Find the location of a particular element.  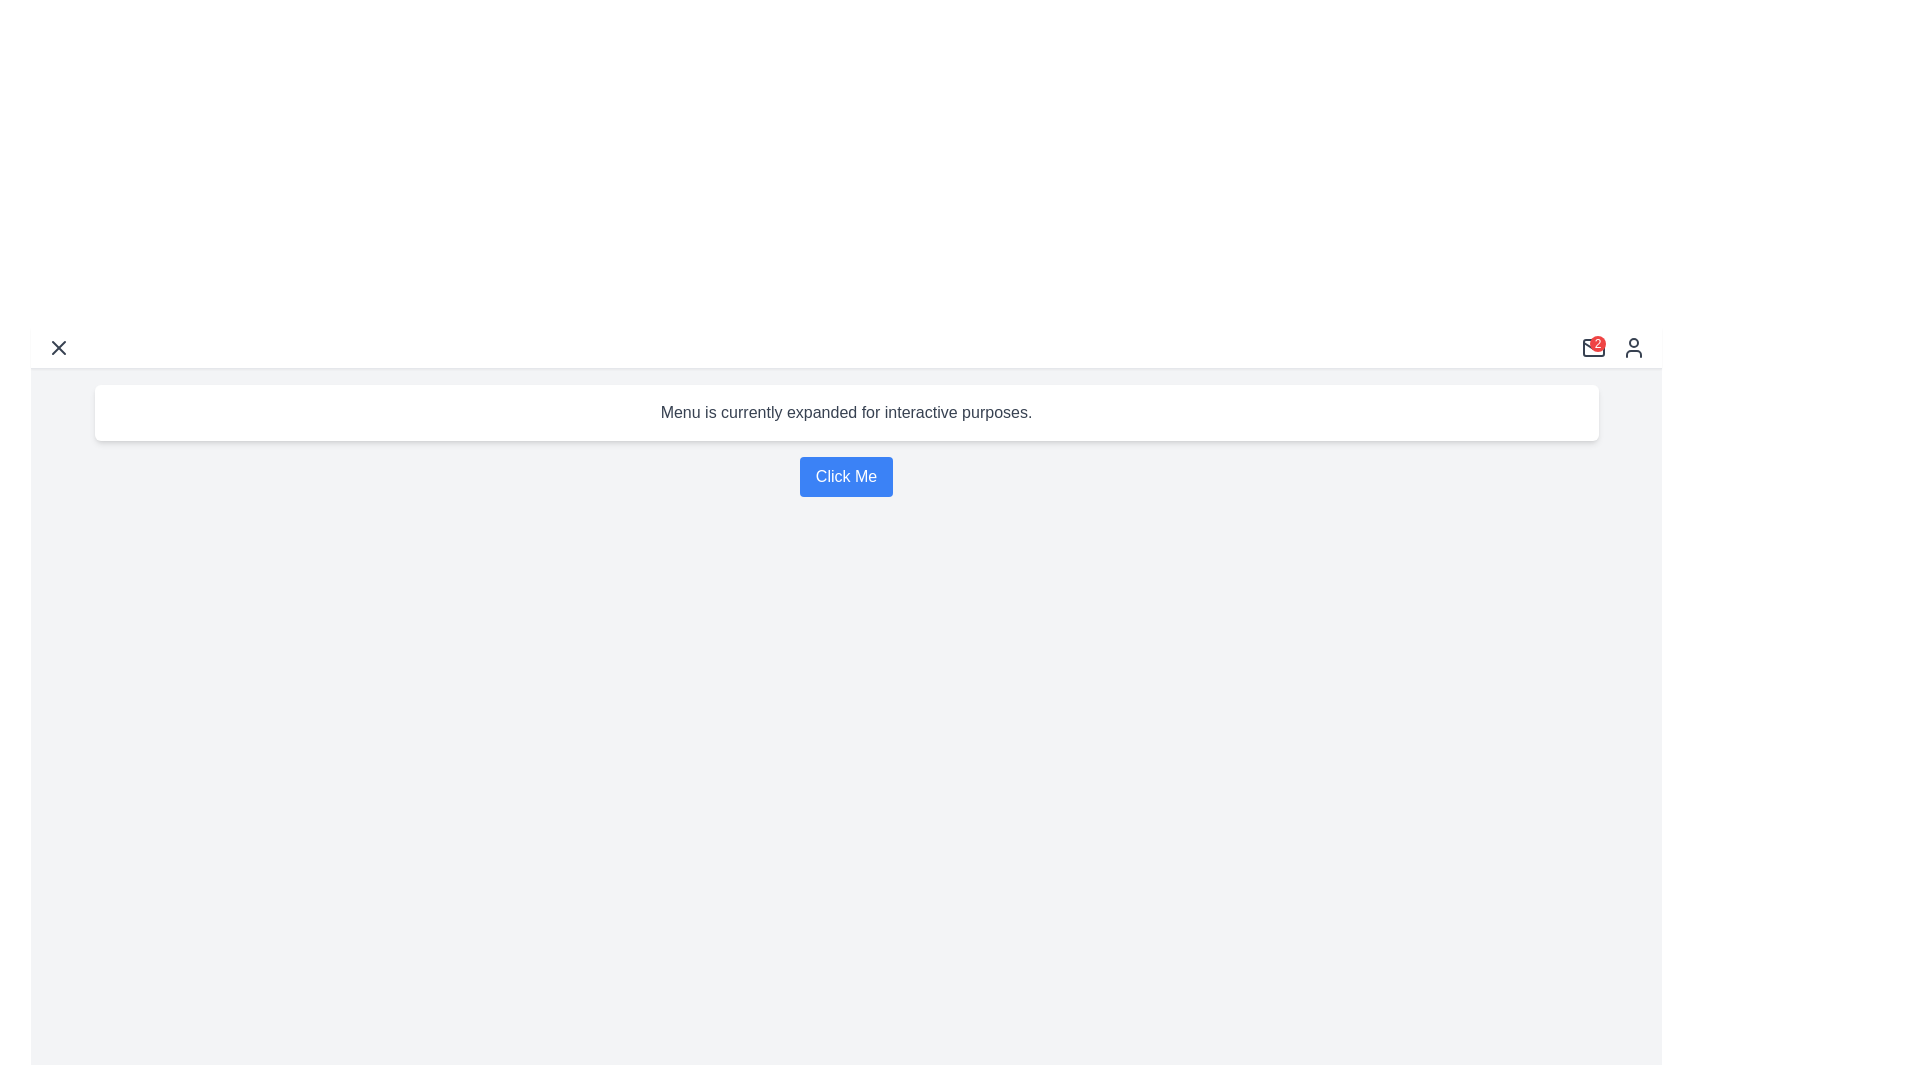

the Notification Badge located is located at coordinates (1613, 346).